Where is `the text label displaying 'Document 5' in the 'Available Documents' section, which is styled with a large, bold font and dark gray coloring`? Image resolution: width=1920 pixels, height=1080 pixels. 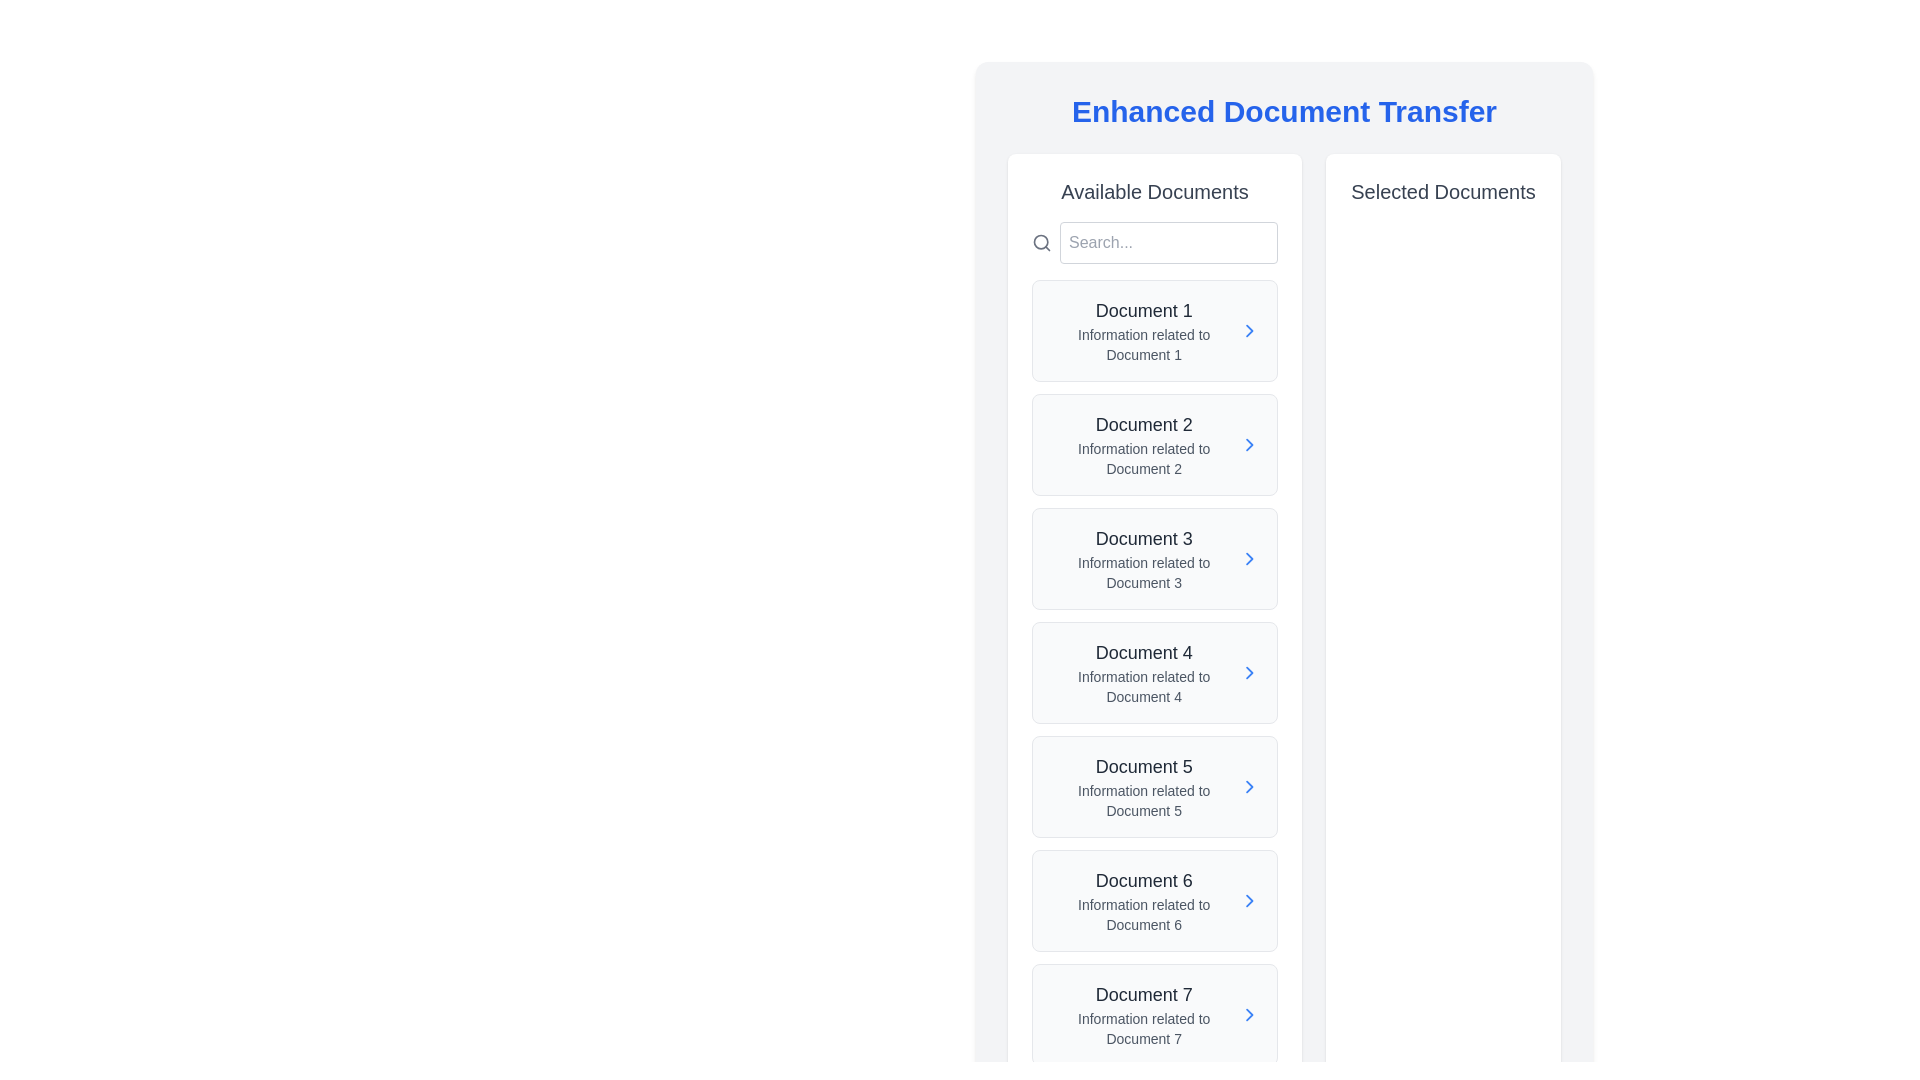 the text label displaying 'Document 5' in the 'Available Documents' section, which is styled with a large, bold font and dark gray coloring is located at coordinates (1144, 766).